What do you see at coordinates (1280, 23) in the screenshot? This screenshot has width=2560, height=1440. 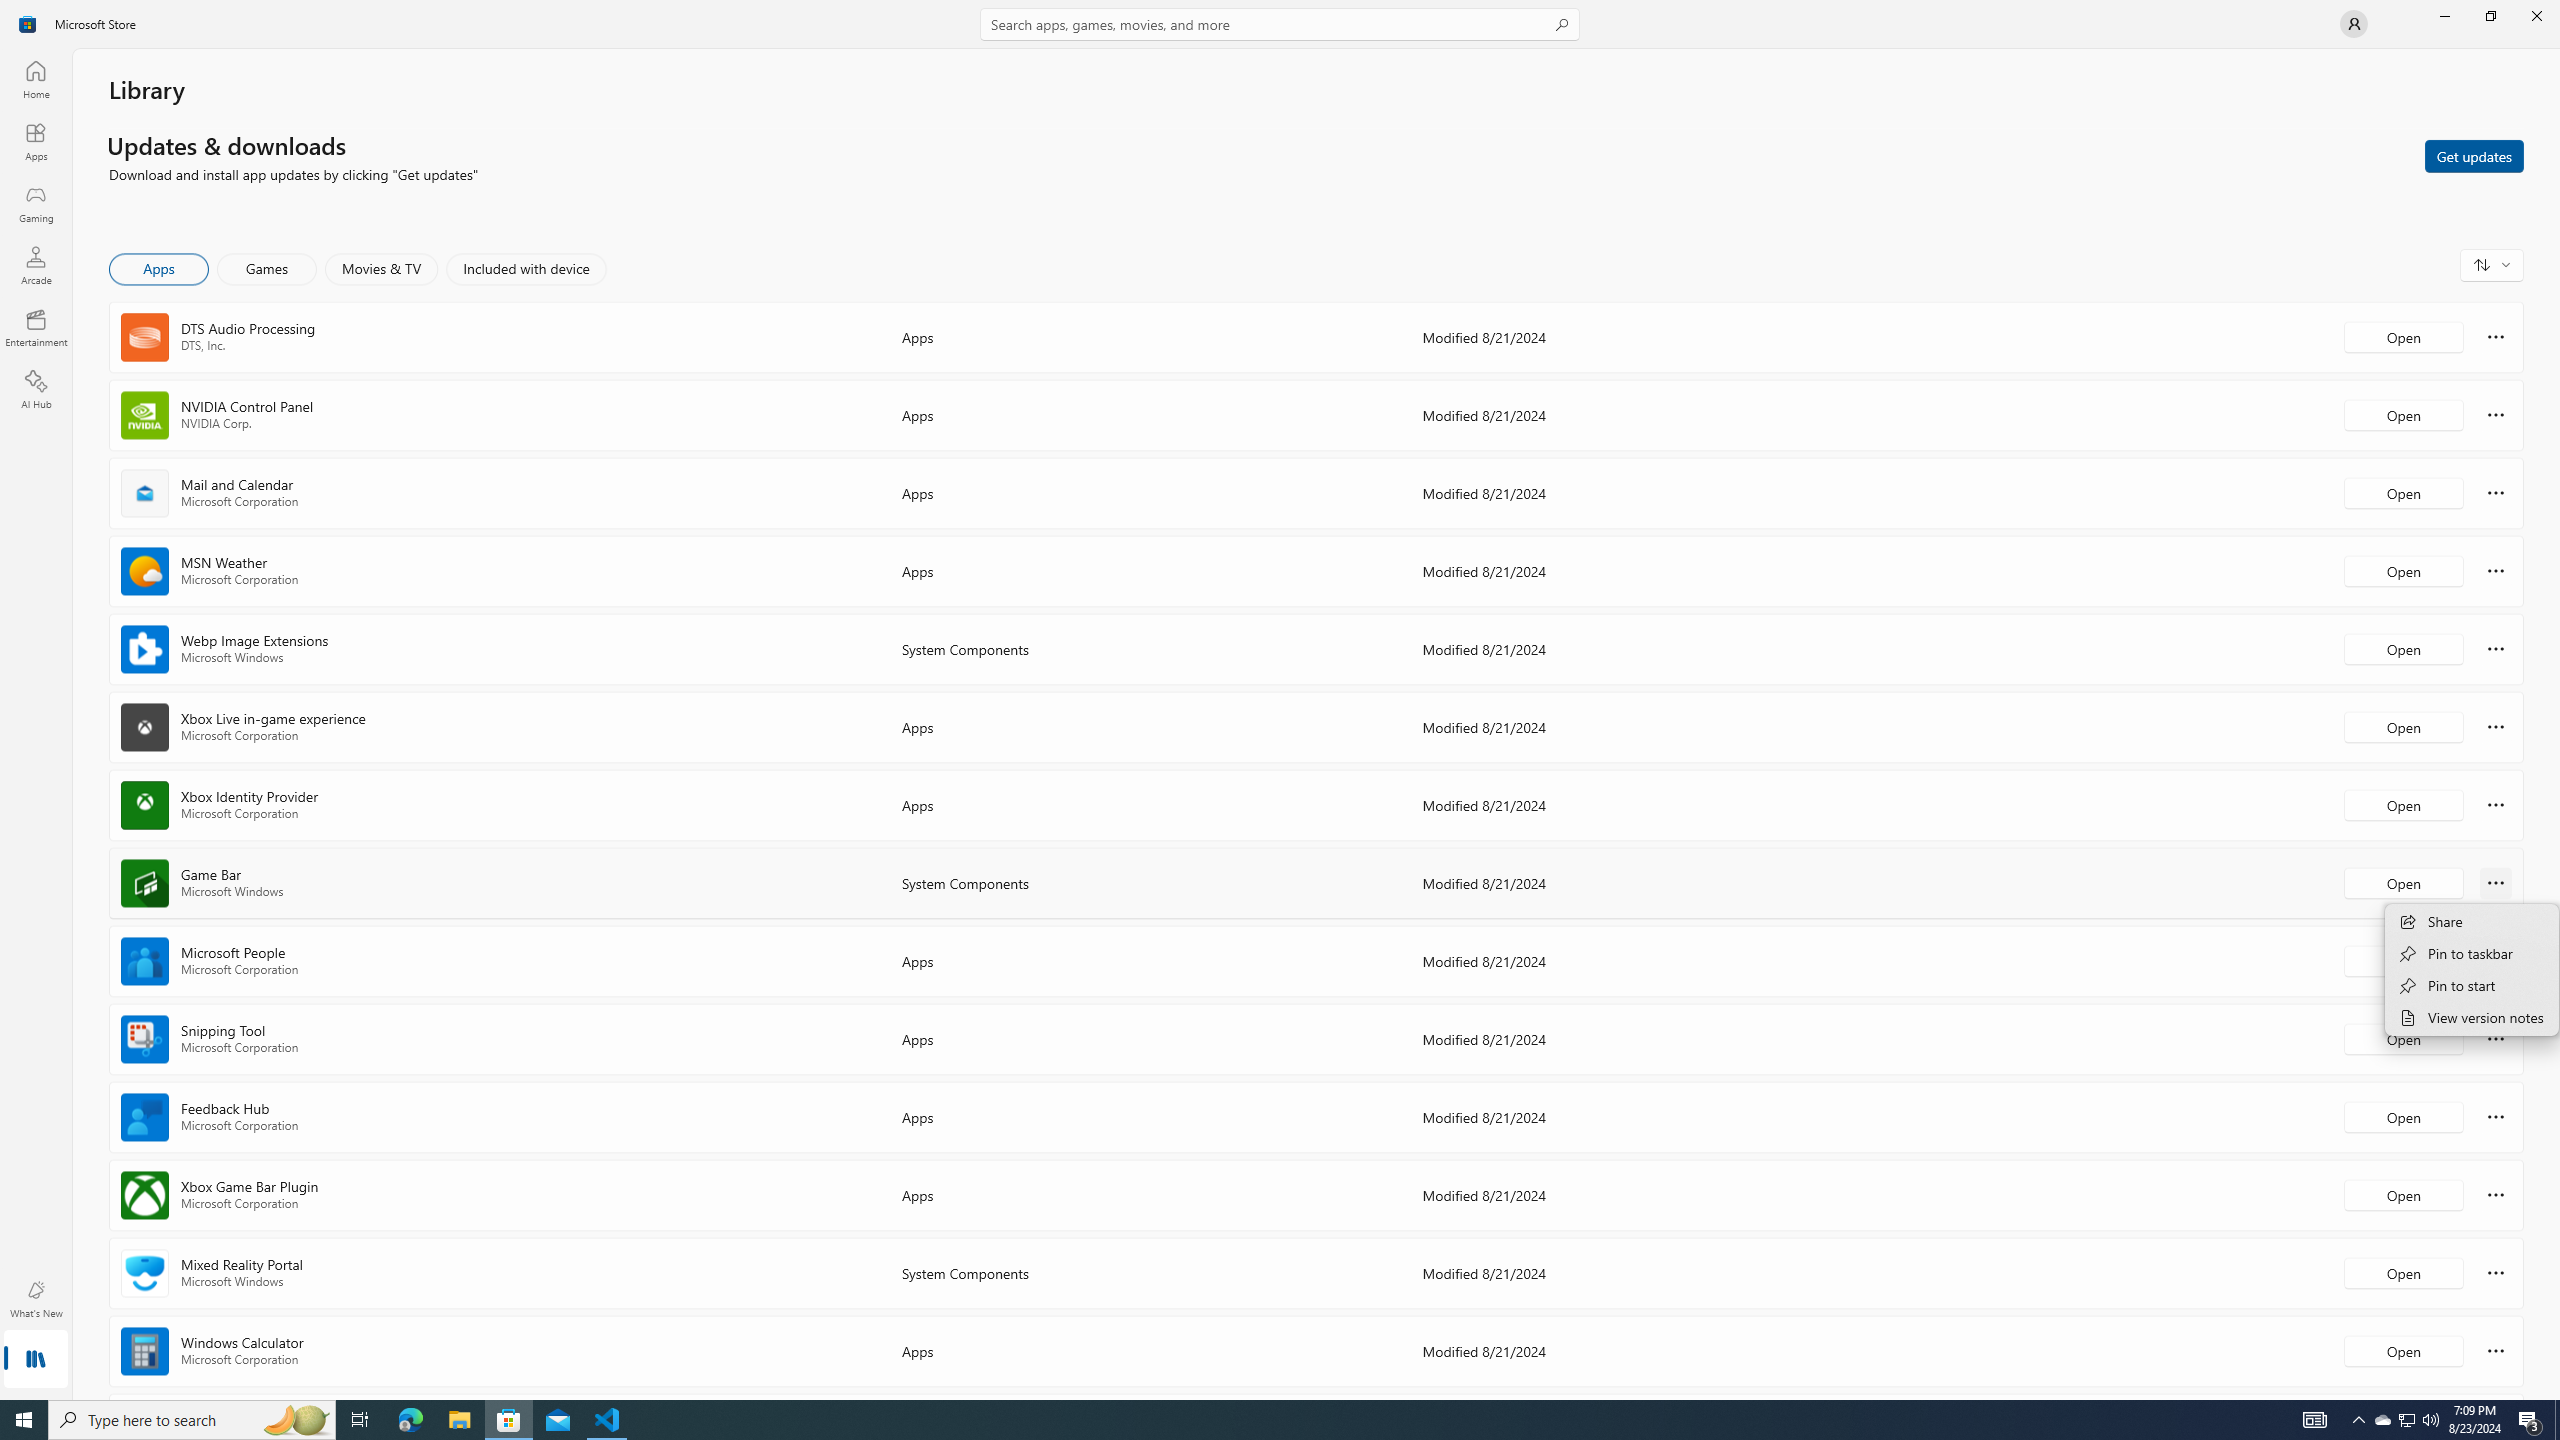 I see `'Search'` at bounding box center [1280, 23].